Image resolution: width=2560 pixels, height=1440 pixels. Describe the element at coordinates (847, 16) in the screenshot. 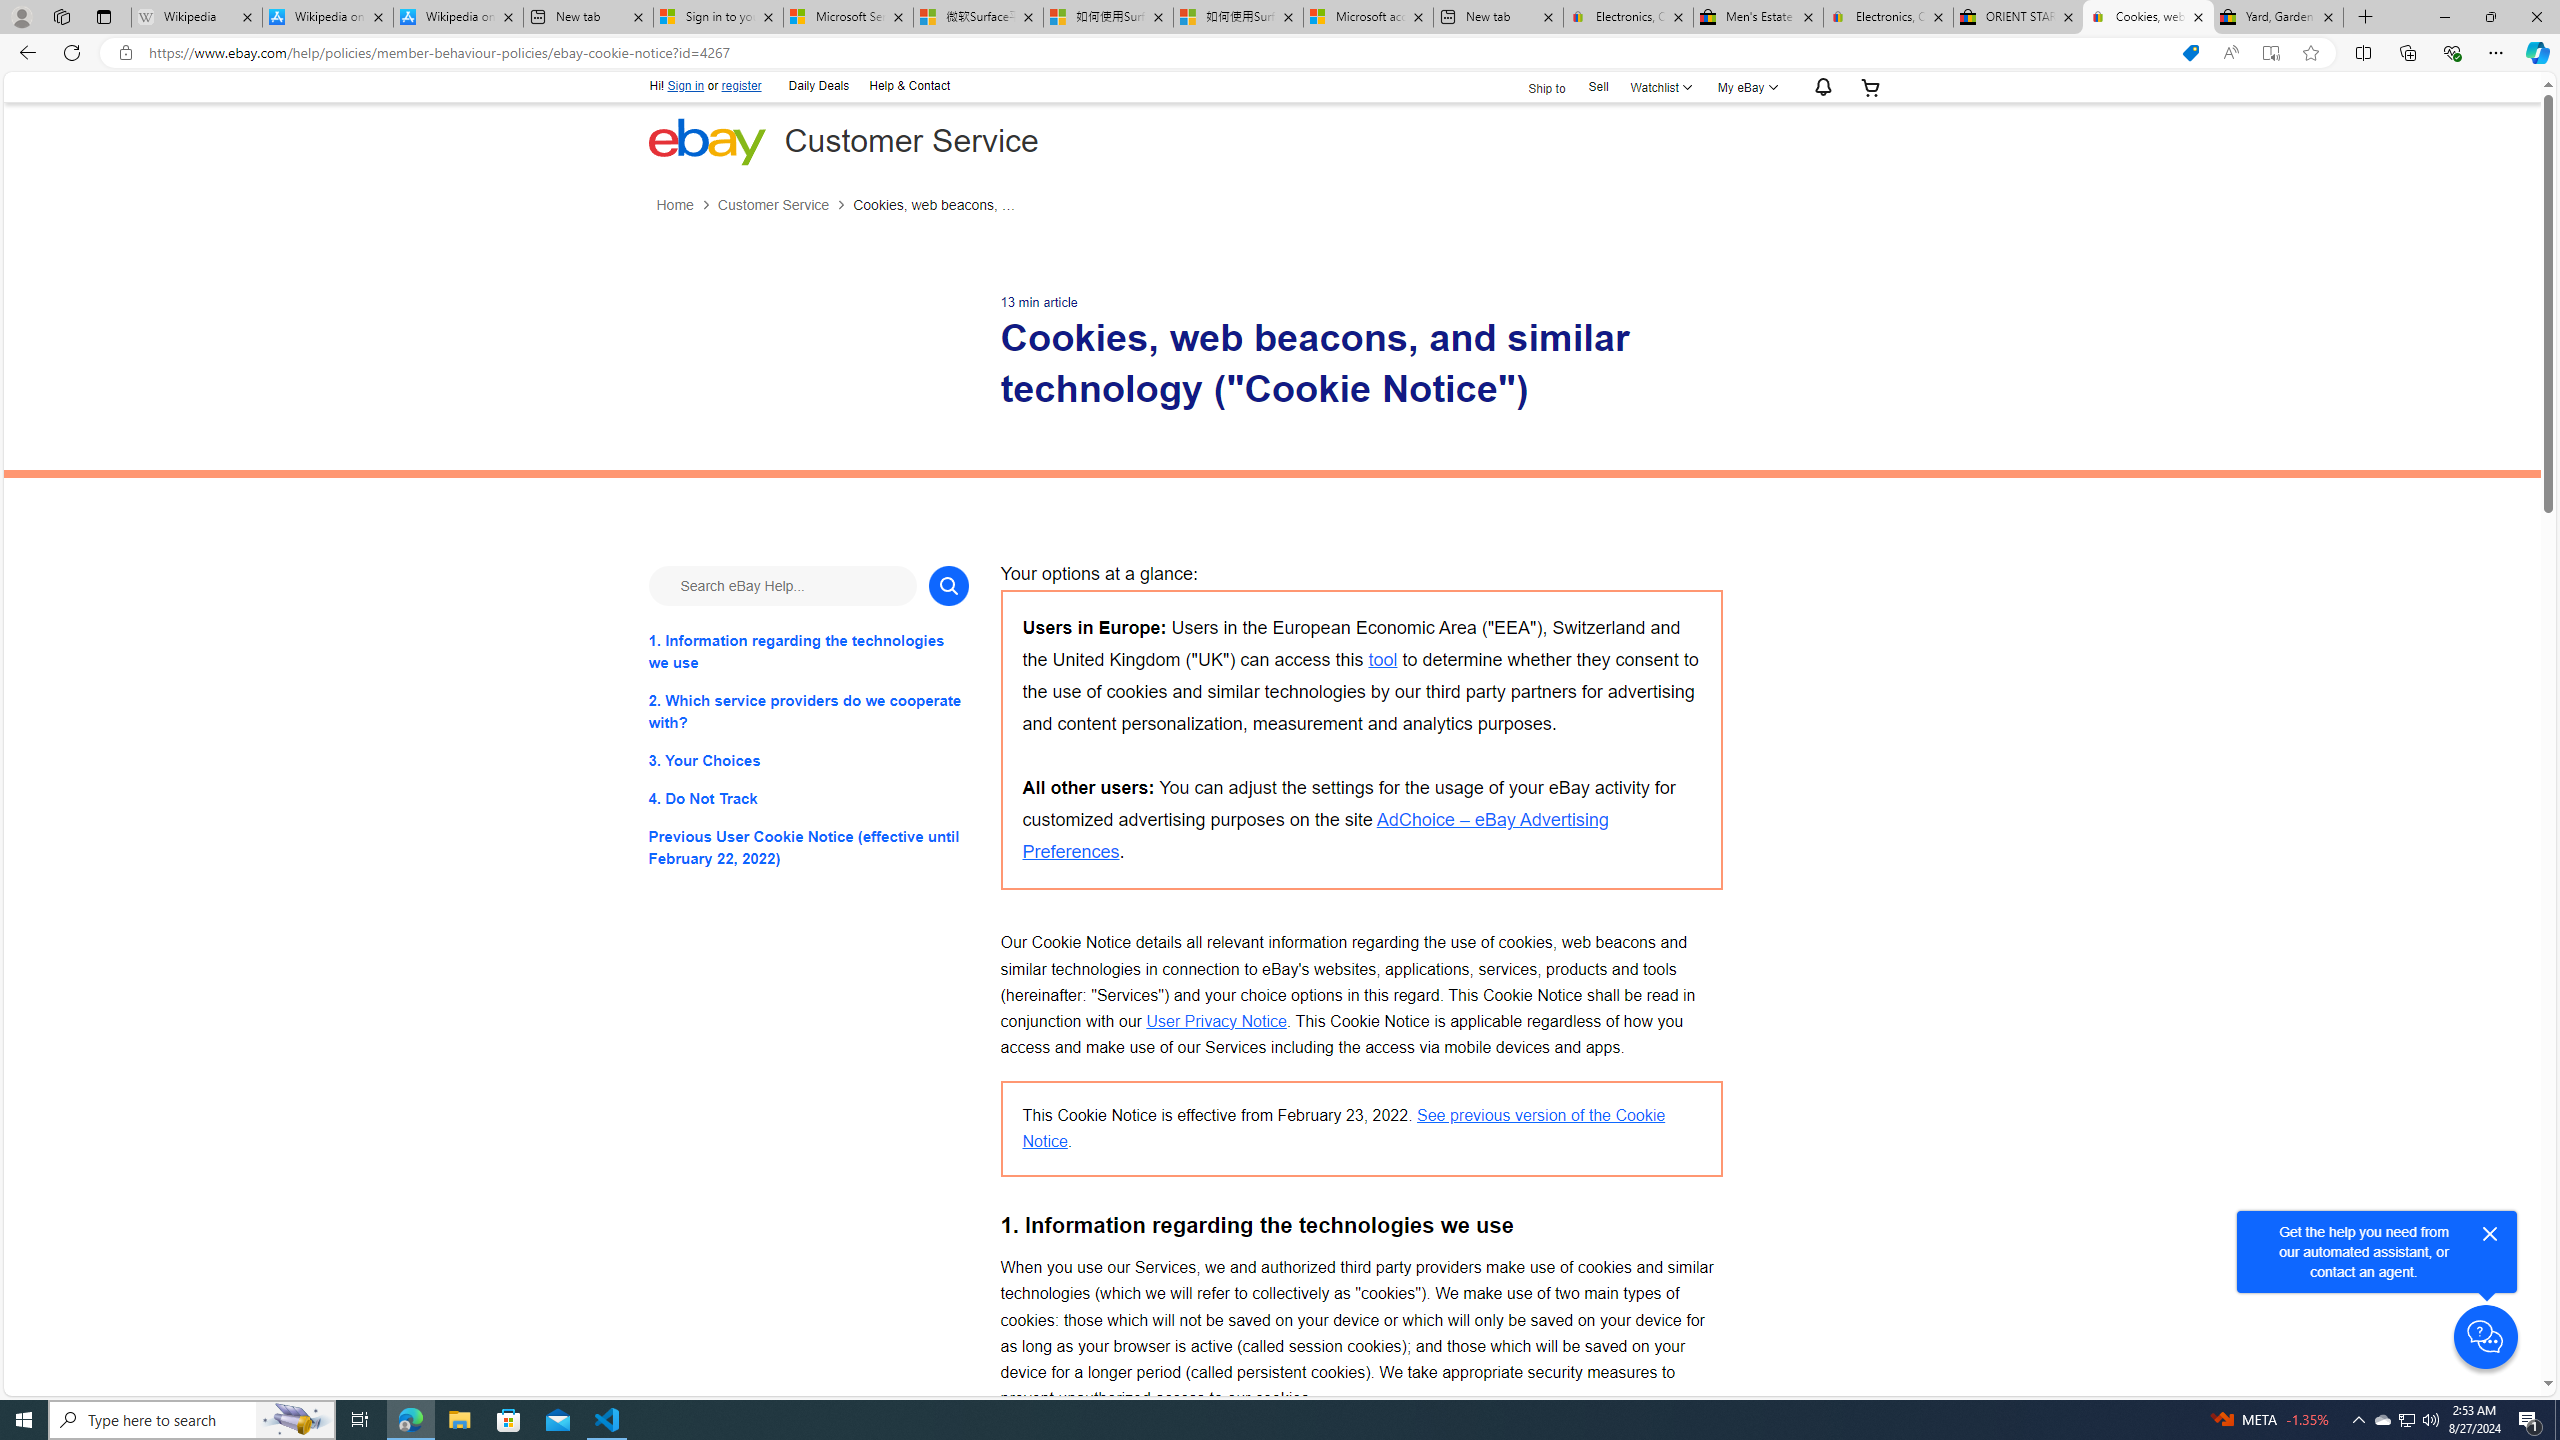

I see `'Microsoft Services Agreement'` at that location.